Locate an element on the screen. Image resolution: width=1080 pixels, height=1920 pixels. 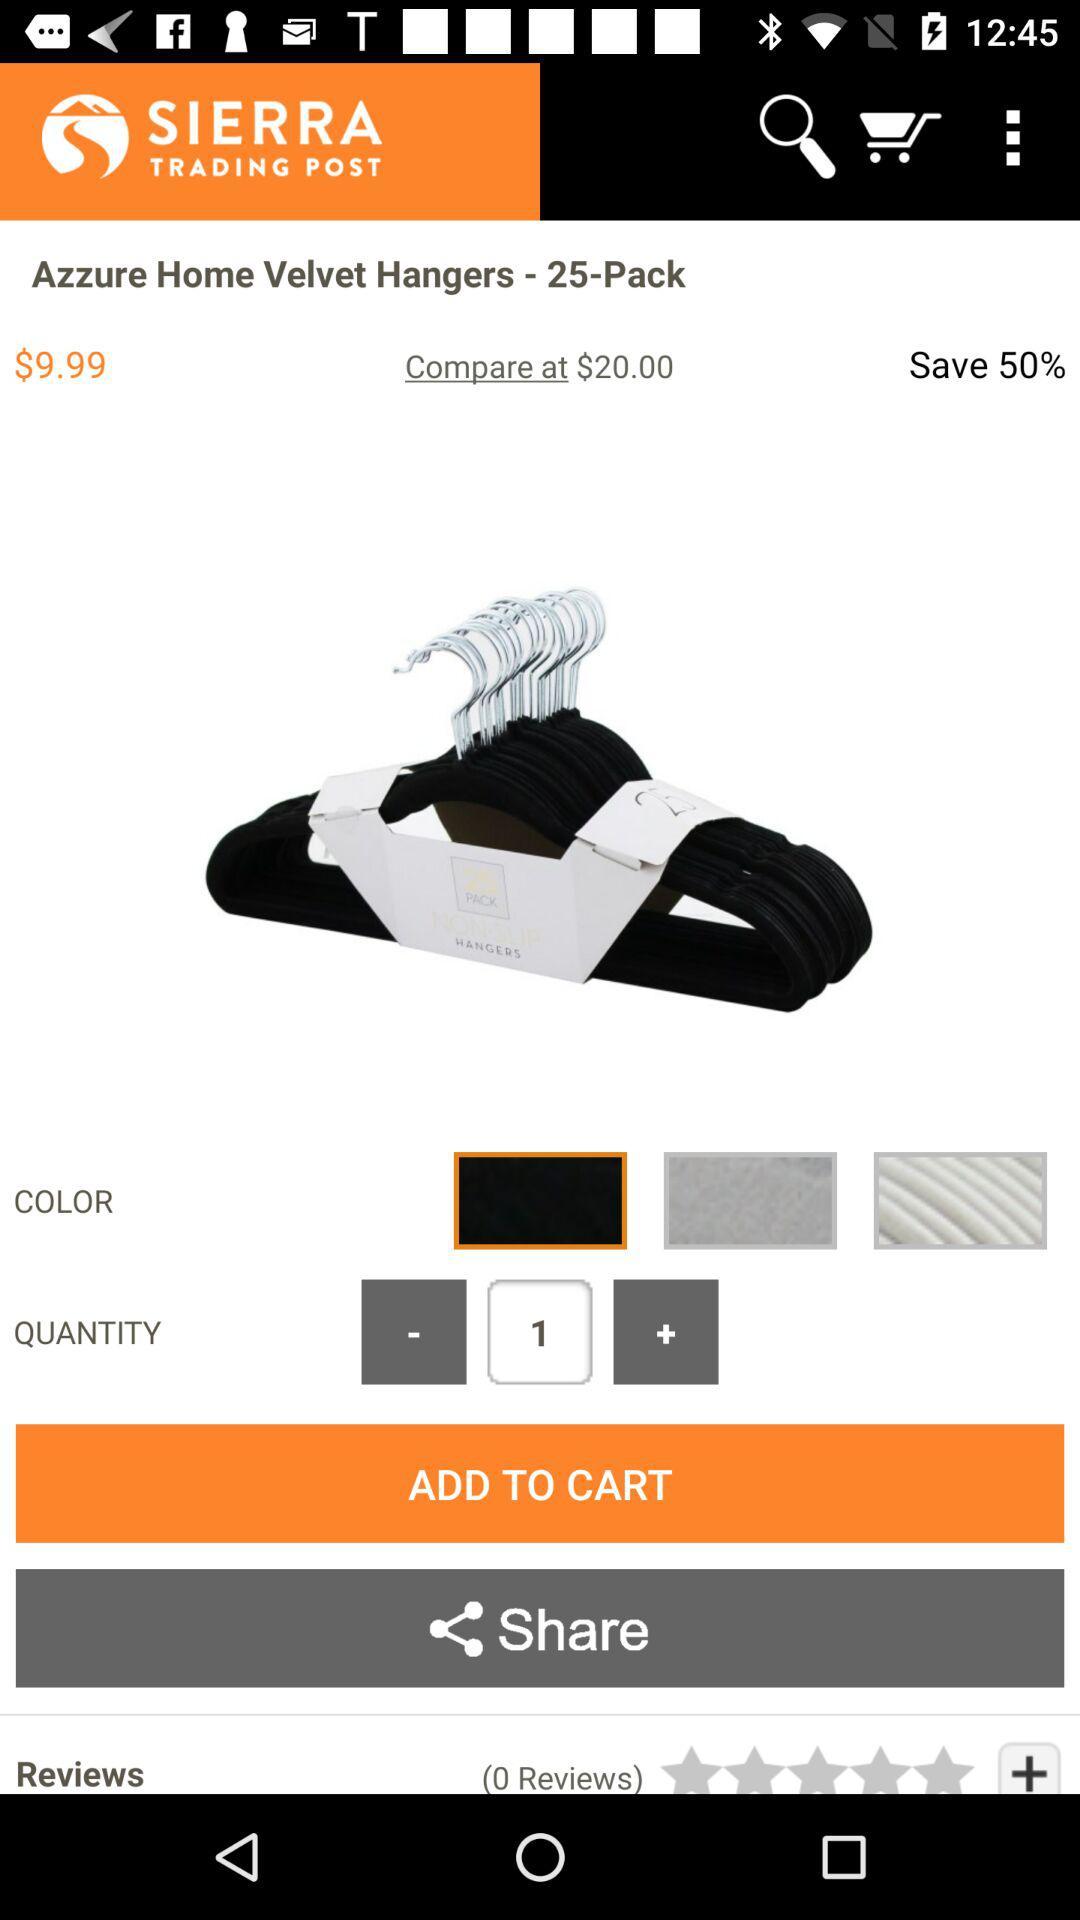
share with others is located at coordinates (540, 1628).